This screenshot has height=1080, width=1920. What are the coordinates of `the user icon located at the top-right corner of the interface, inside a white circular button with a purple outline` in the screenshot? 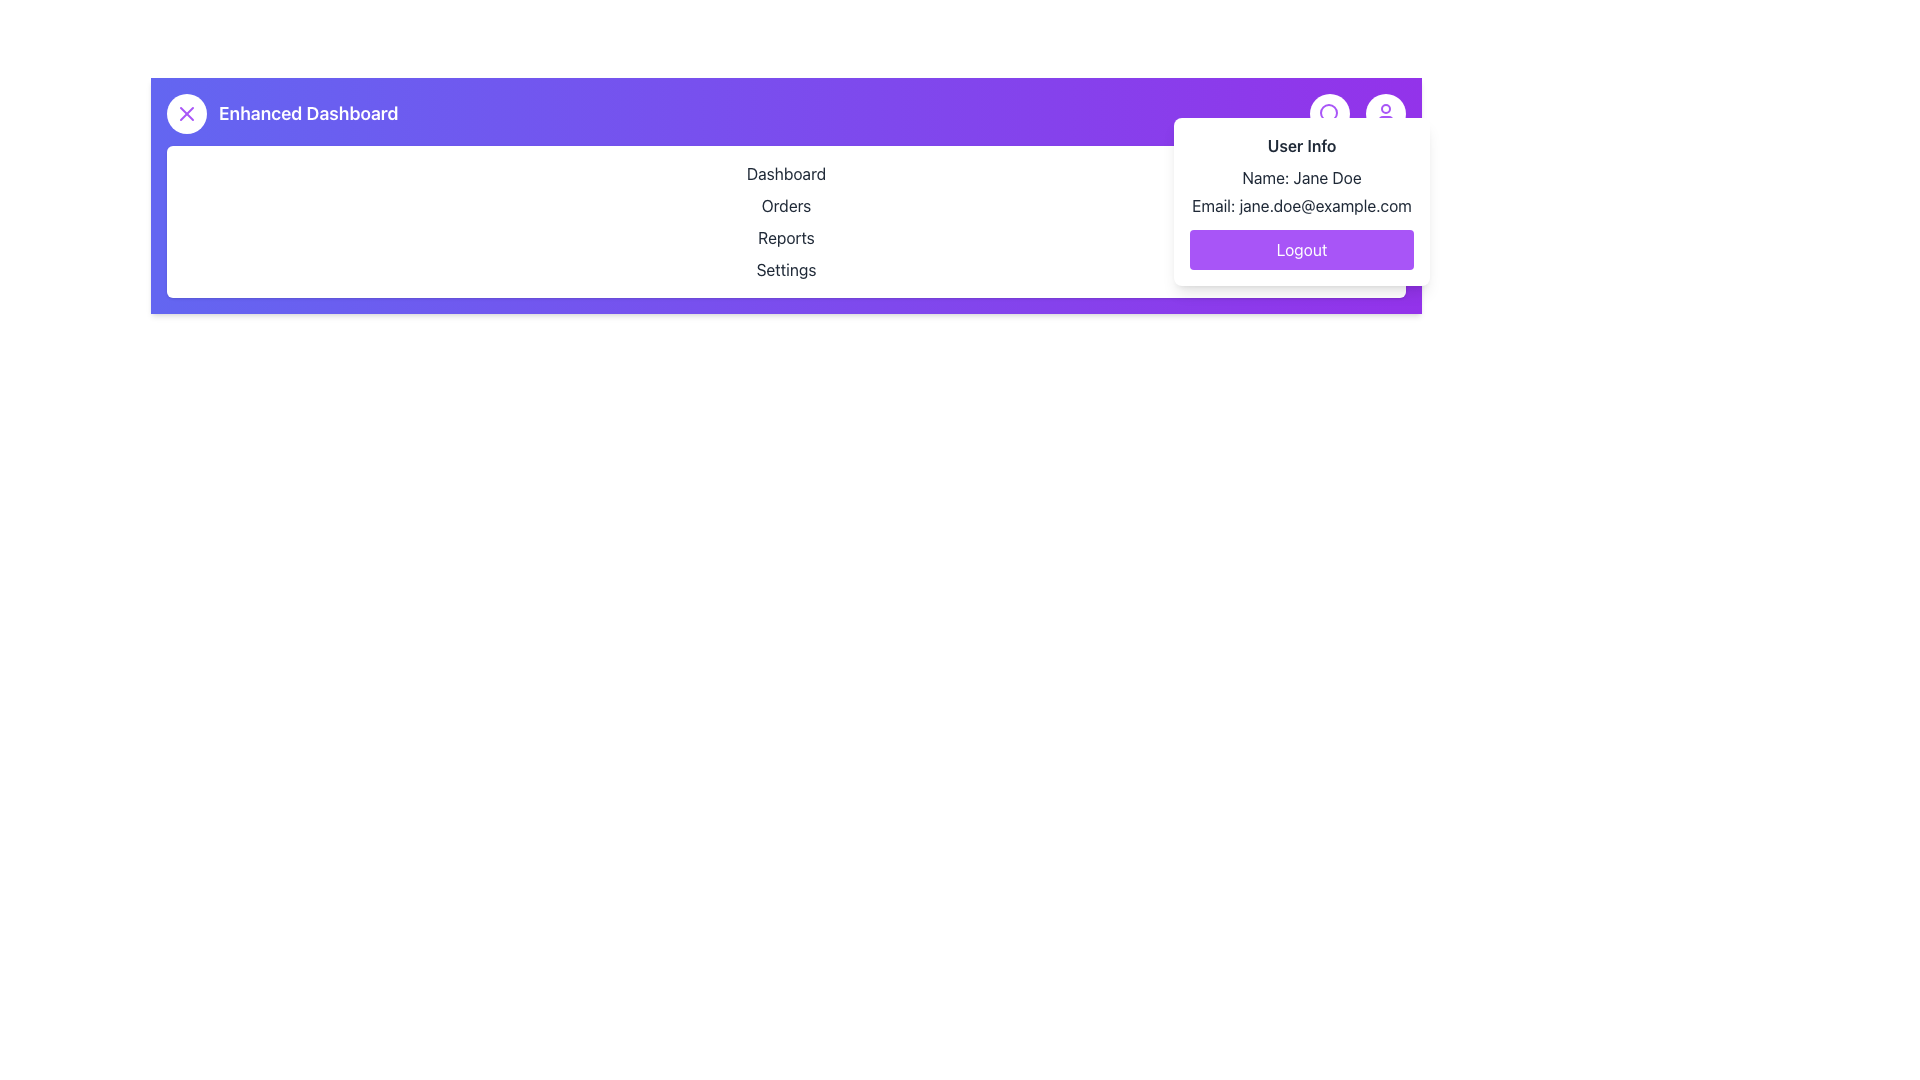 It's located at (1385, 114).